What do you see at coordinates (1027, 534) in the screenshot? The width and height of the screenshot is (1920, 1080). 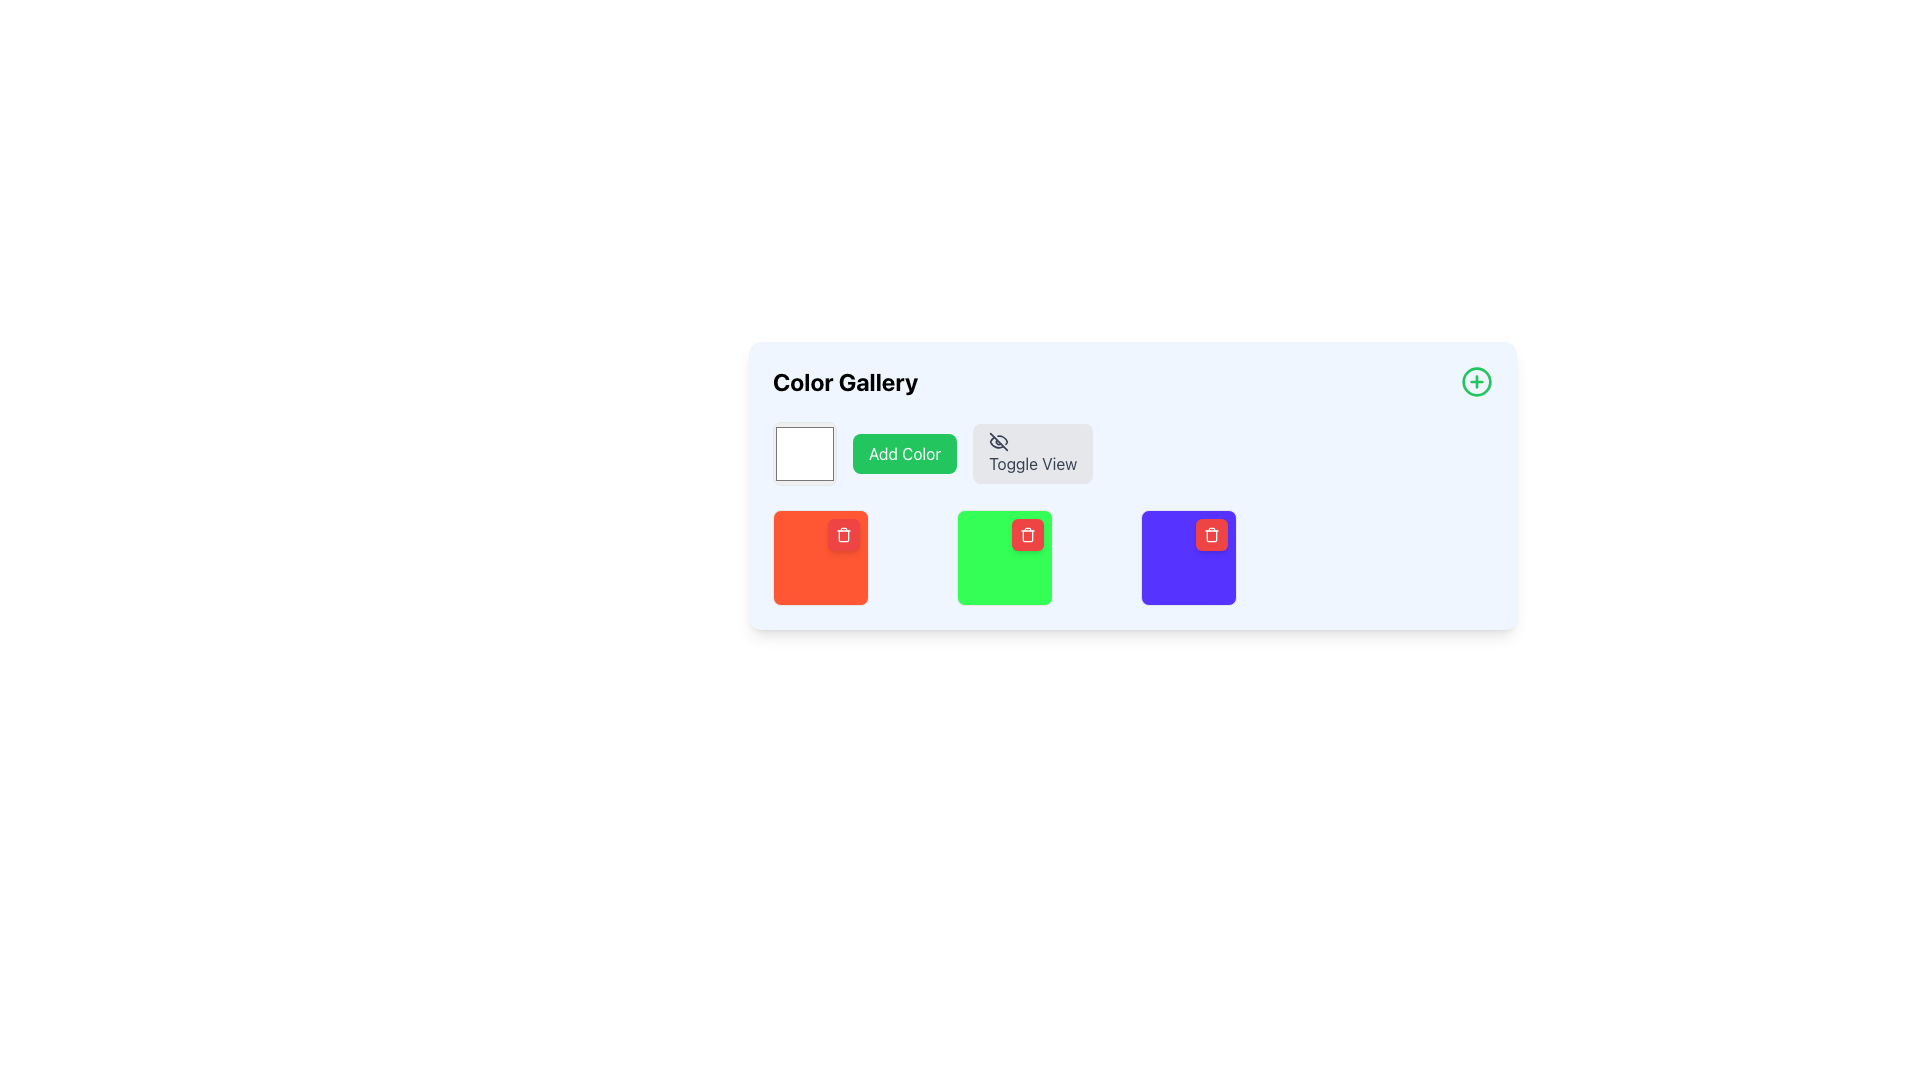 I see `the delete button located at the top-right corner of the green color block in the Color Gallery` at bounding box center [1027, 534].